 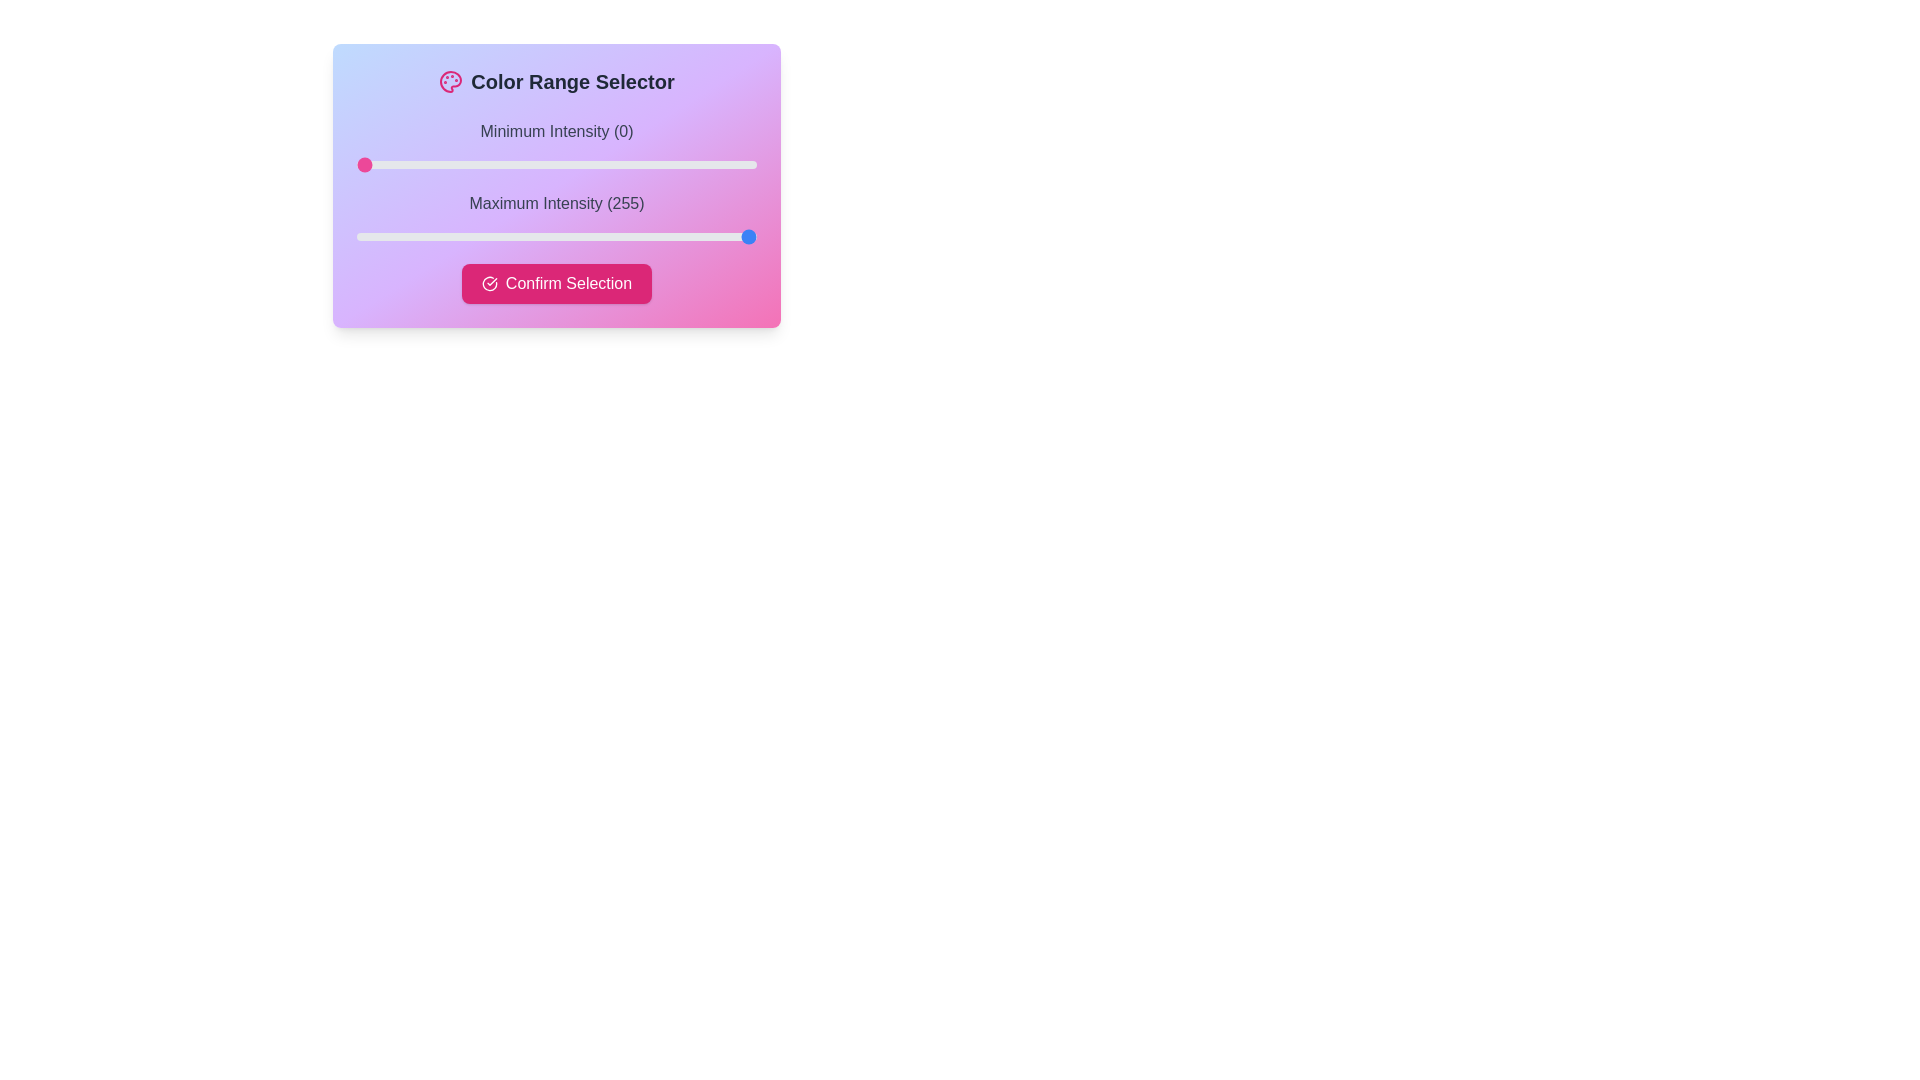 I want to click on the slider to set the intensity to 45, so click(x=426, y=164).